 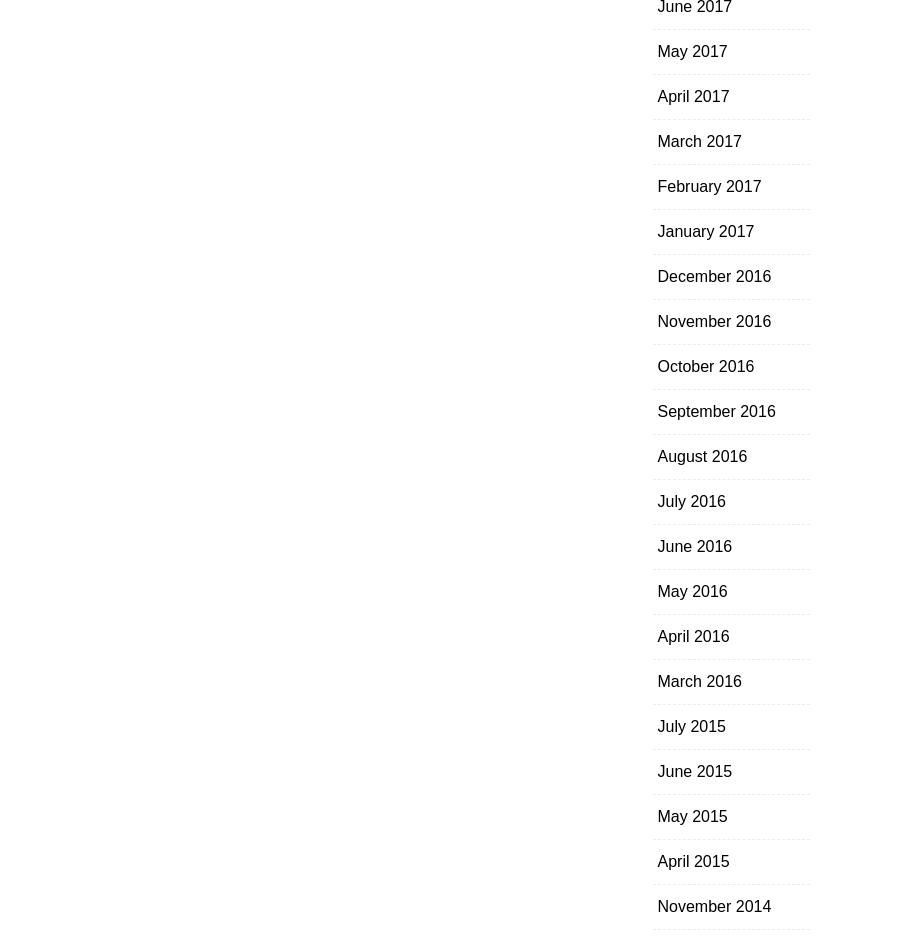 What do you see at coordinates (691, 590) in the screenshot?
I see `'May 2016'` at bounding box center [691, 590].